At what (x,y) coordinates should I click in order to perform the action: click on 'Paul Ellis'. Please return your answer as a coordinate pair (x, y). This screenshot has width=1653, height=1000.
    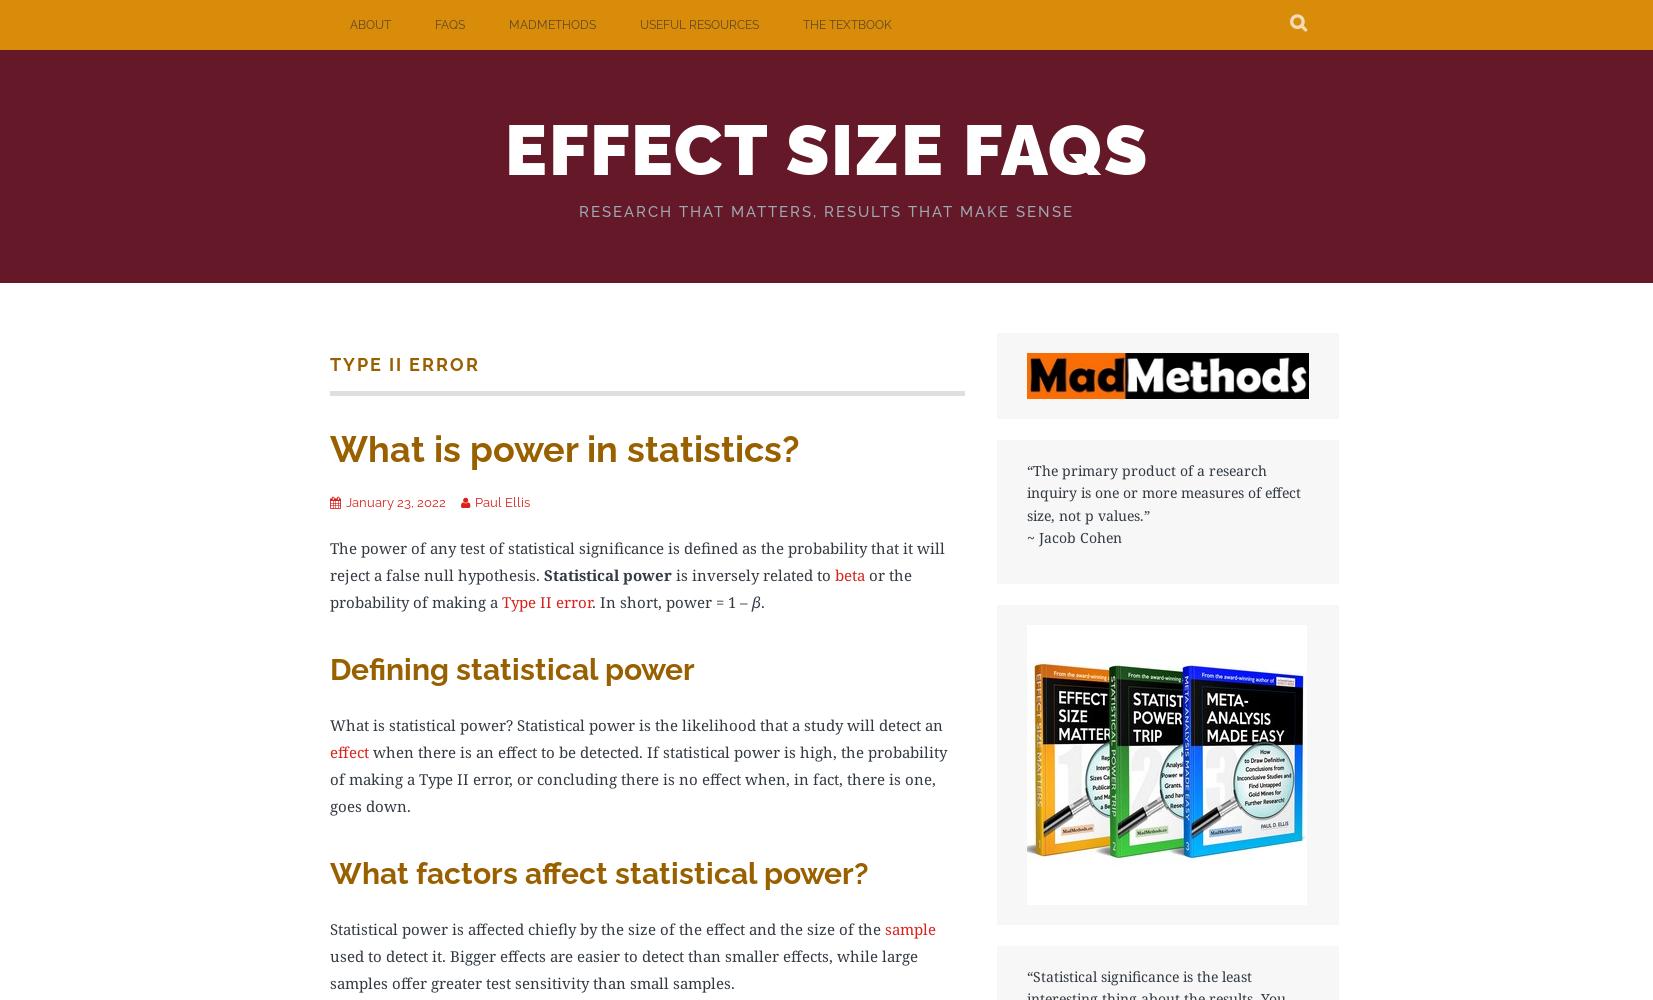
    Looking at the image, I should click on (500, 502).